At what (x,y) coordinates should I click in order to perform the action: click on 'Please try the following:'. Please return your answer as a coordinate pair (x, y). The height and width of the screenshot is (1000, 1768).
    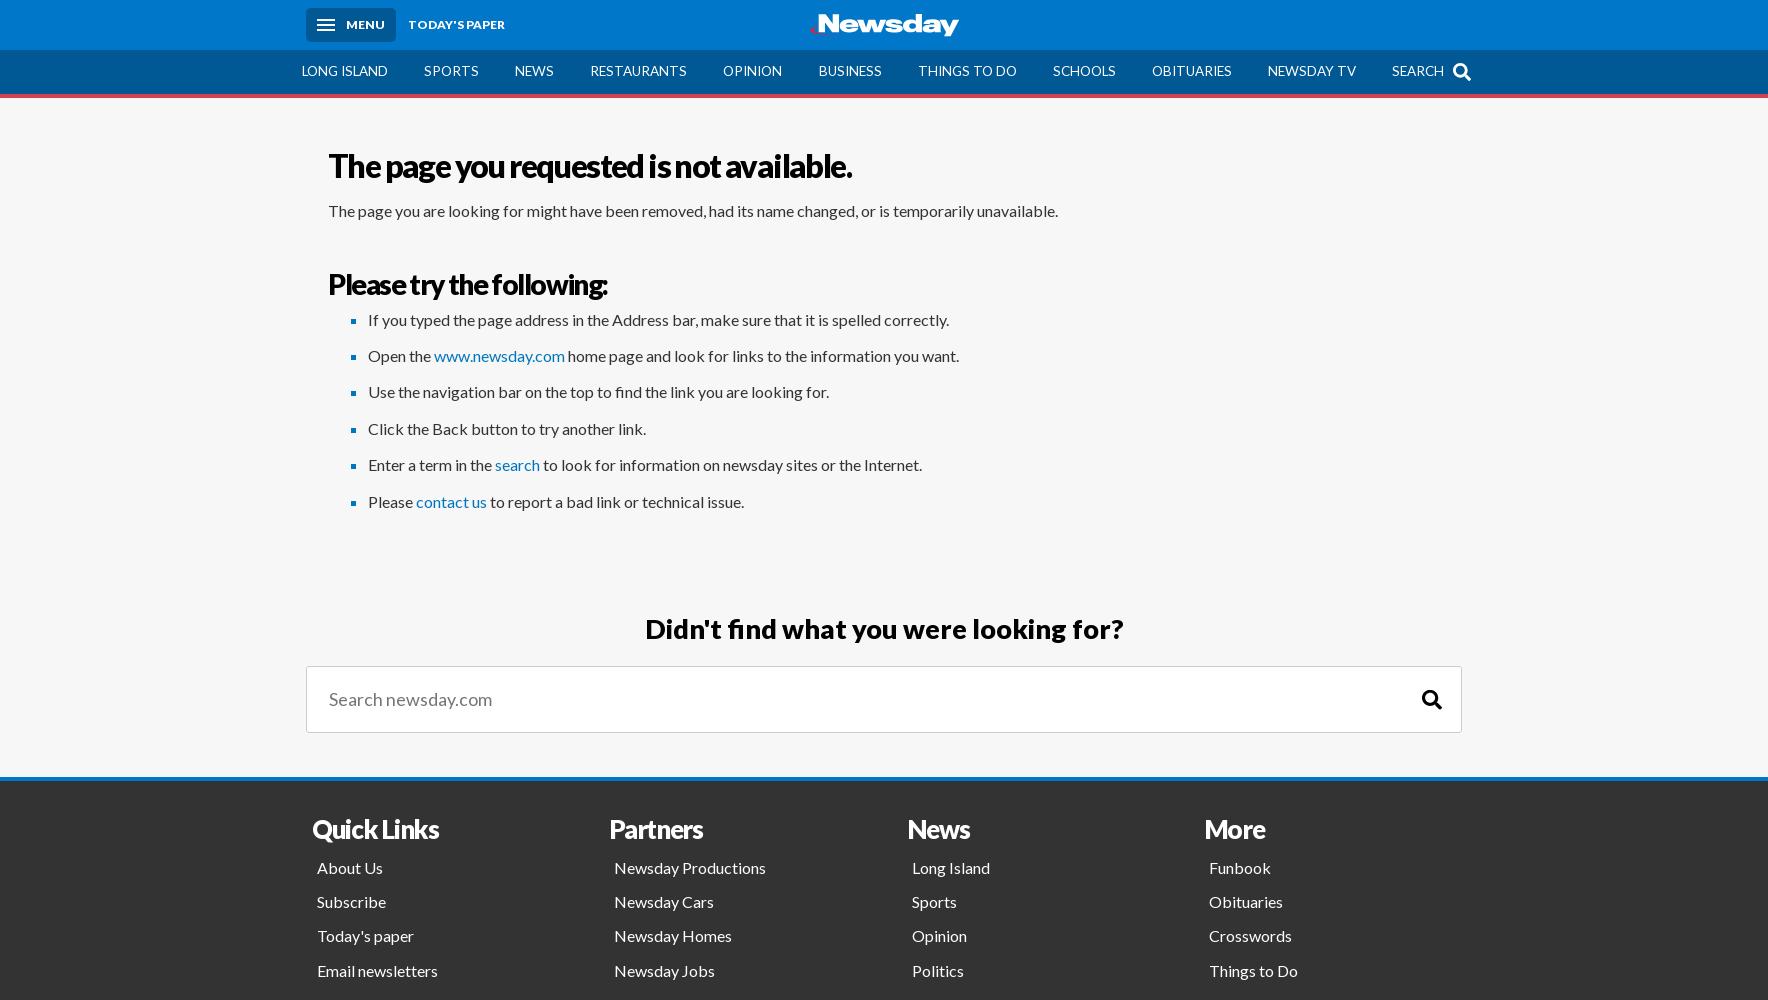
    Looking at the image, I should click on (466, 284).